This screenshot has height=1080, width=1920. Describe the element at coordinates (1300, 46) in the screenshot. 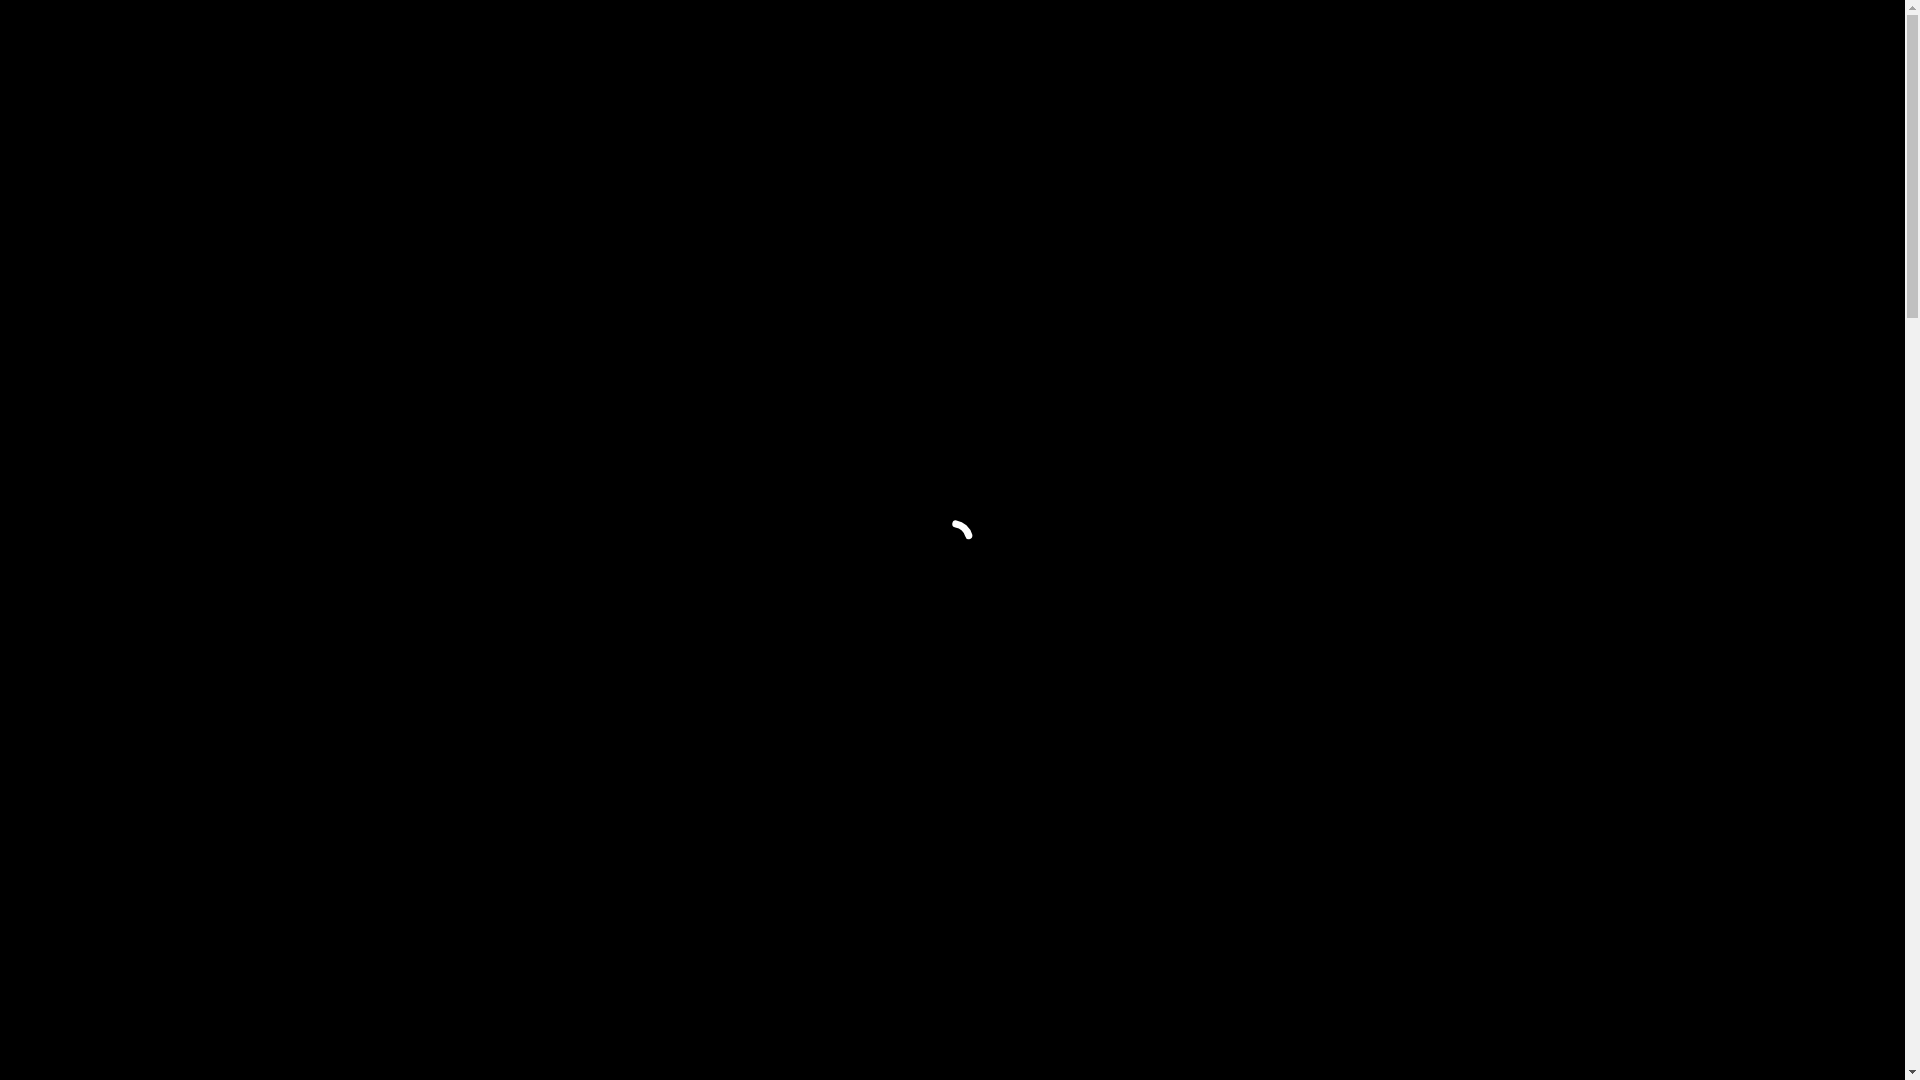

I see `'Over ons'` at that location.